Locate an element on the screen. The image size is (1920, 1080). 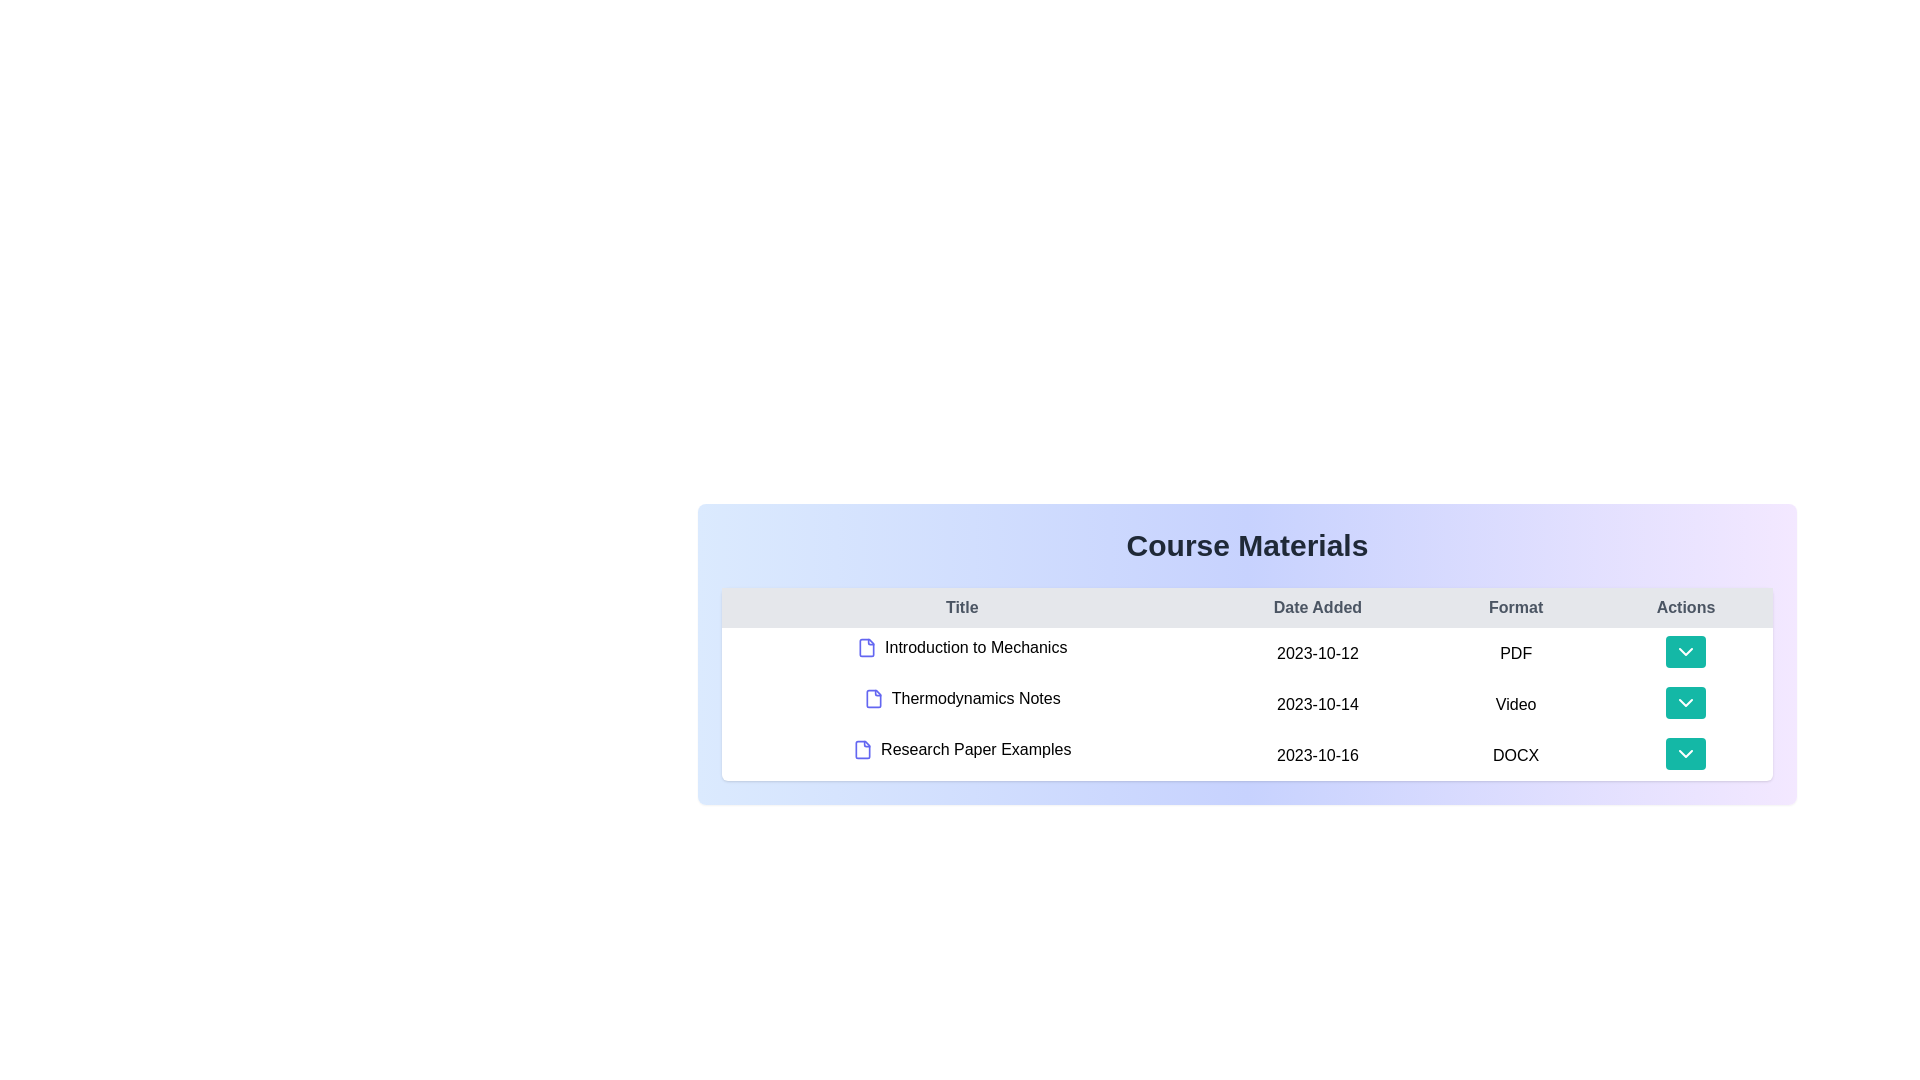
the indigo file icon located in the 'Course Materials' table, adjacent to the text 'Introduction to Mechanics' is located at coordinates (867, 648).